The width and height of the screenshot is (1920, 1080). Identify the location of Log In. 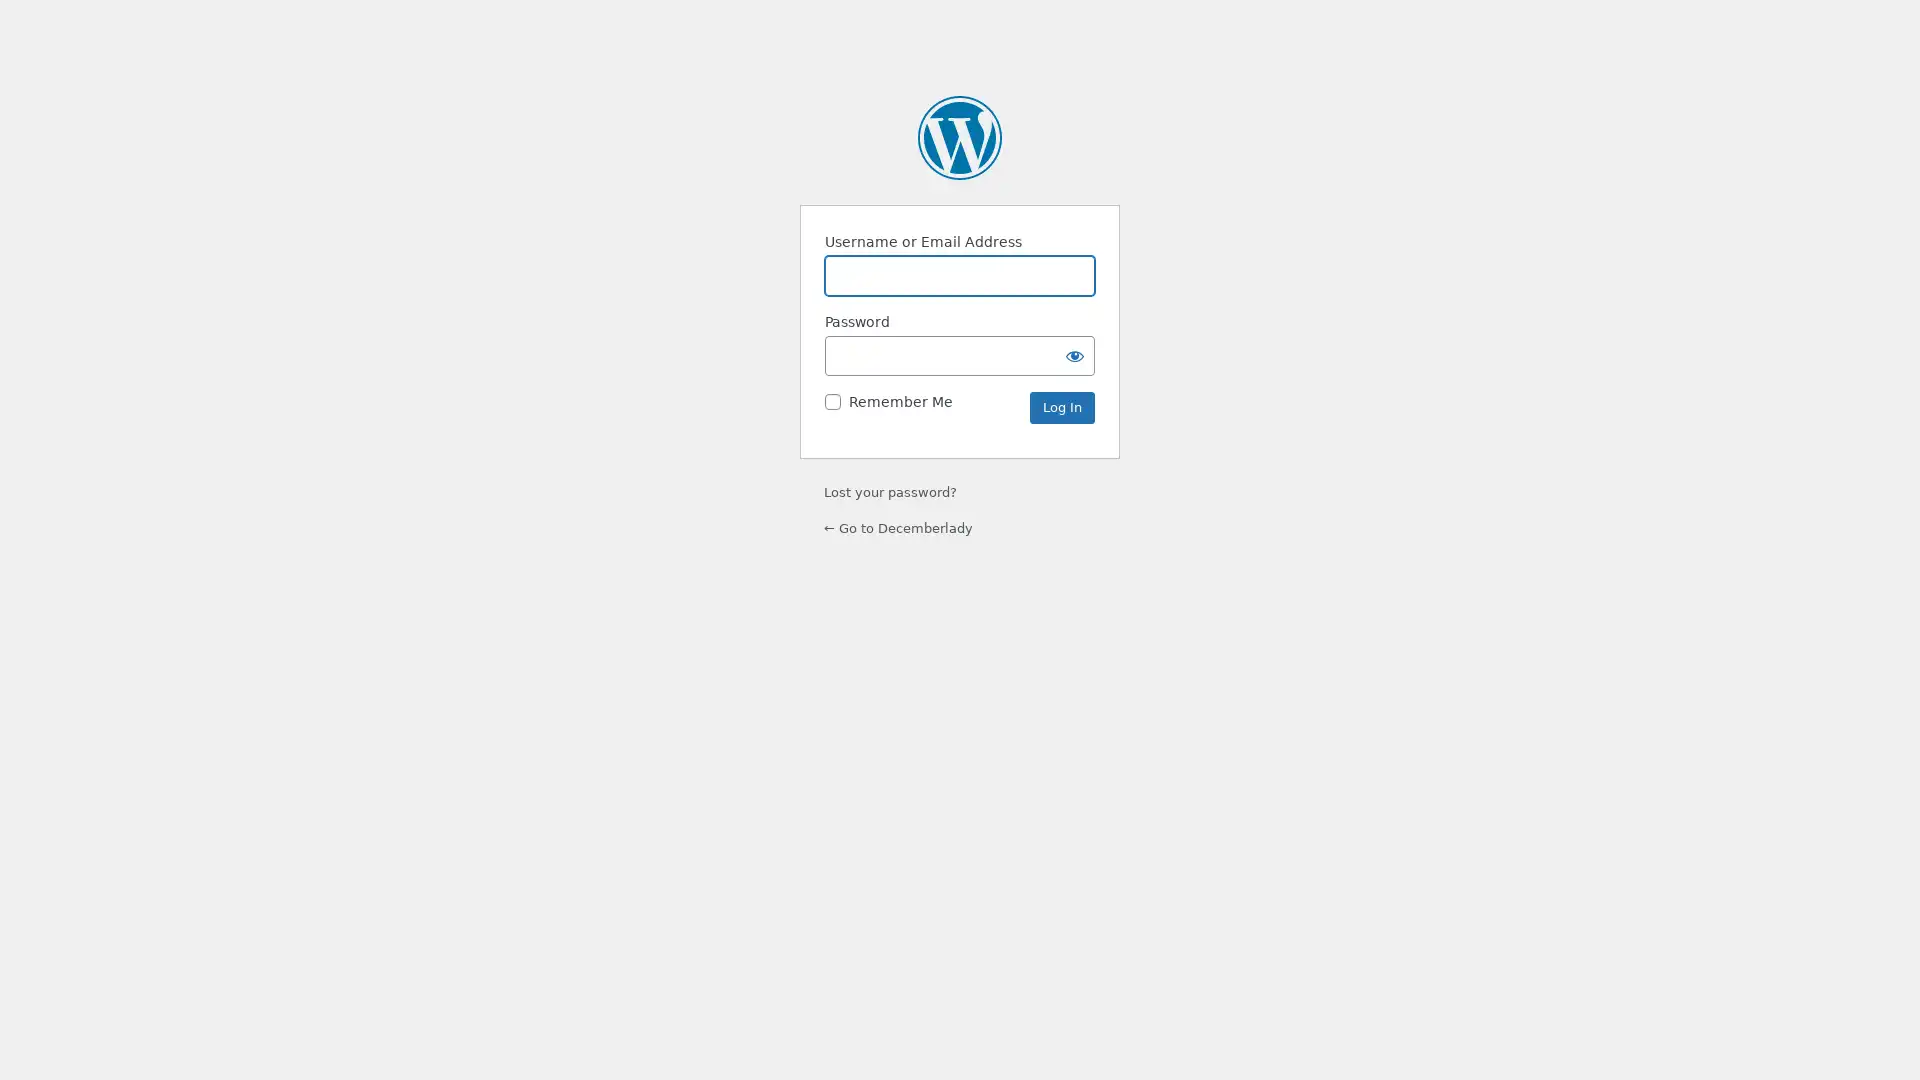
(1061, 407).